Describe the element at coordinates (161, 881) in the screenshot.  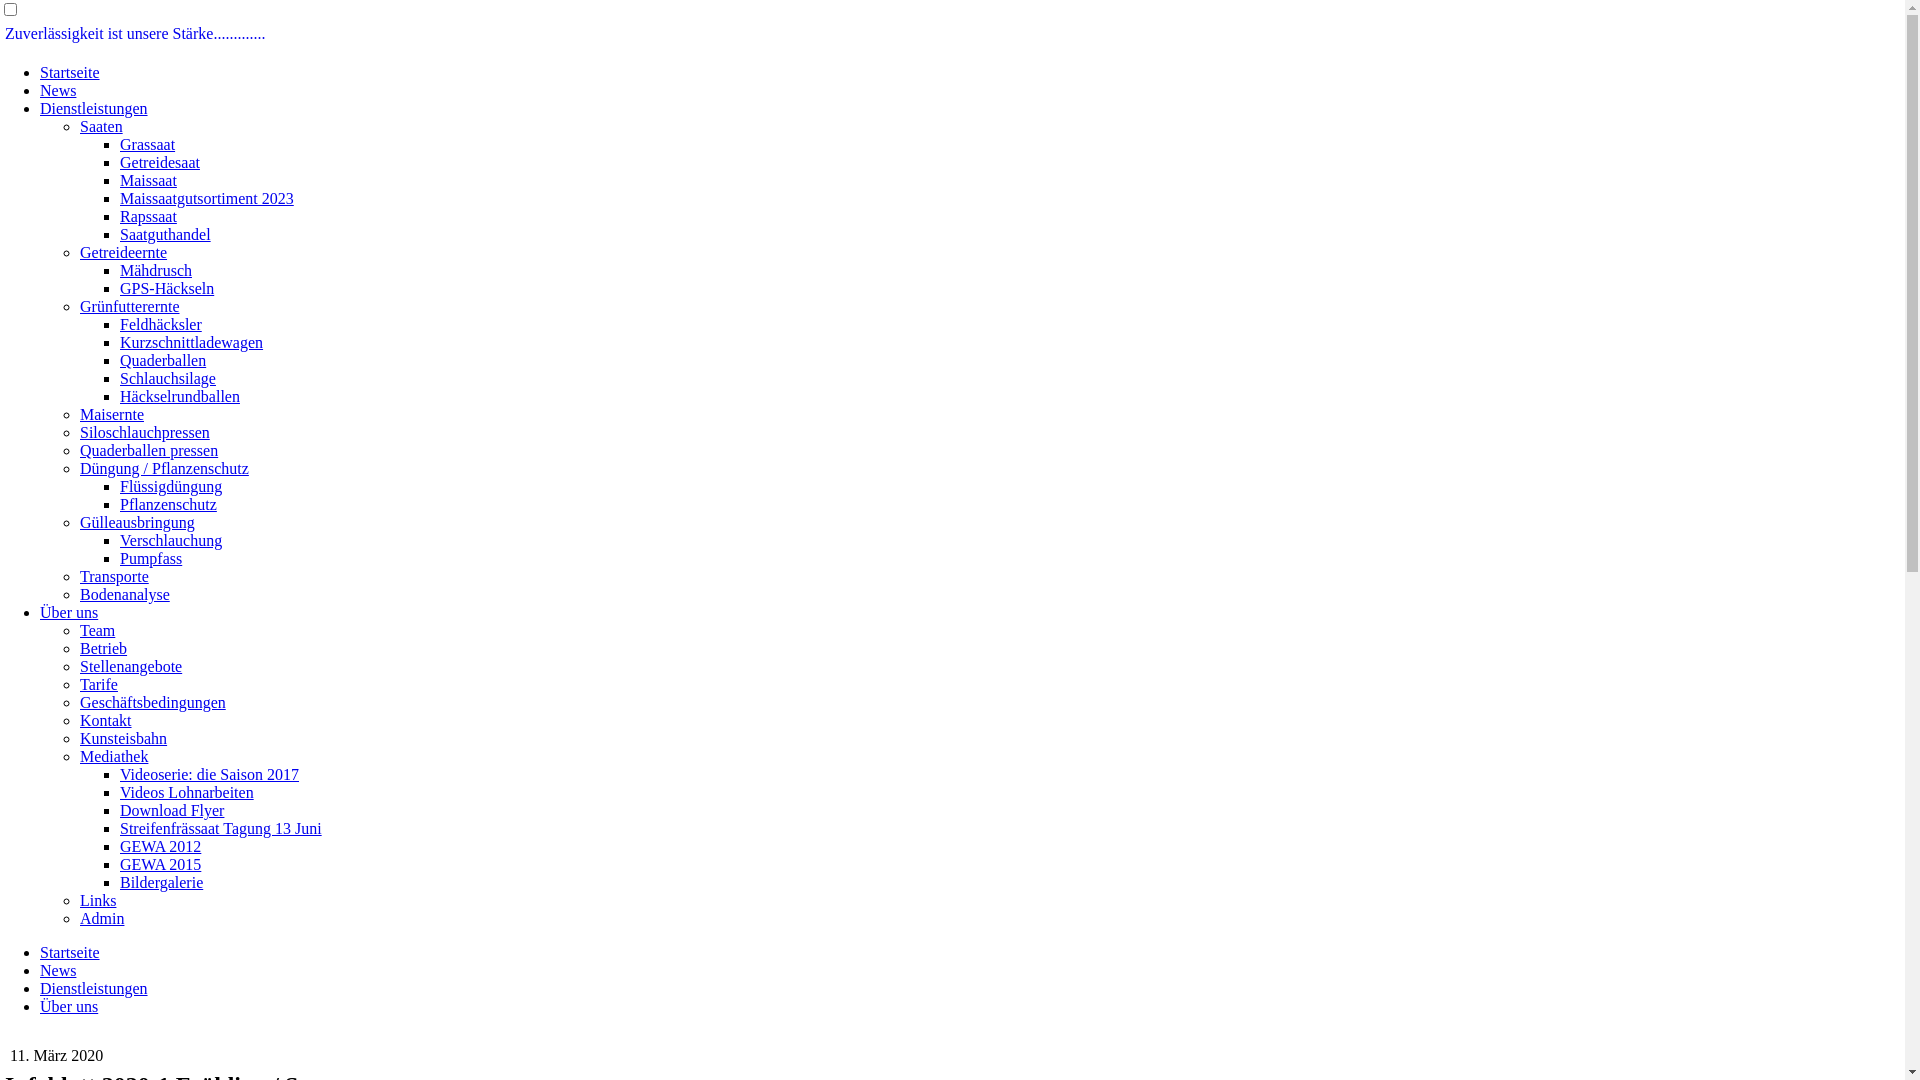
I see `'Bildergalerie'` at that location.